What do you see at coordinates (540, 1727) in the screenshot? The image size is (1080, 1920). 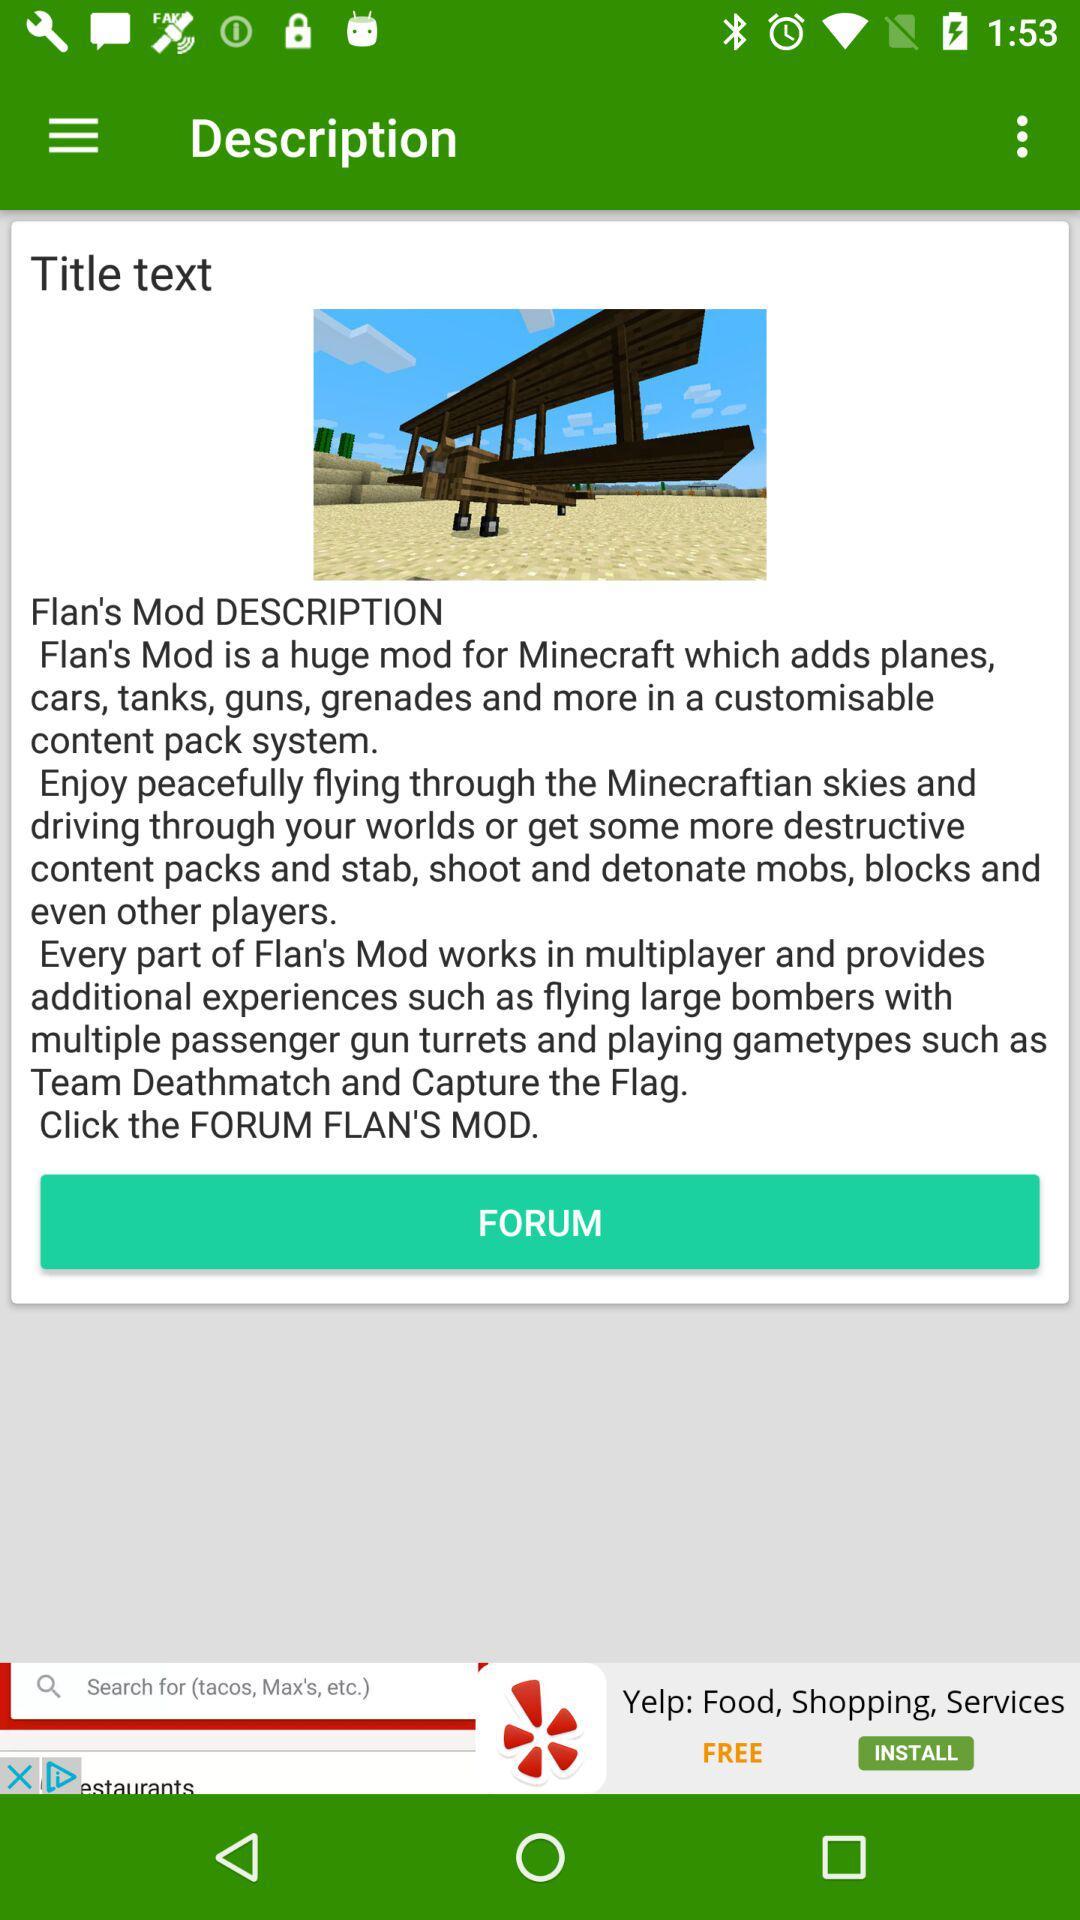 I see `adclick` at bounding box center [540, 1727].